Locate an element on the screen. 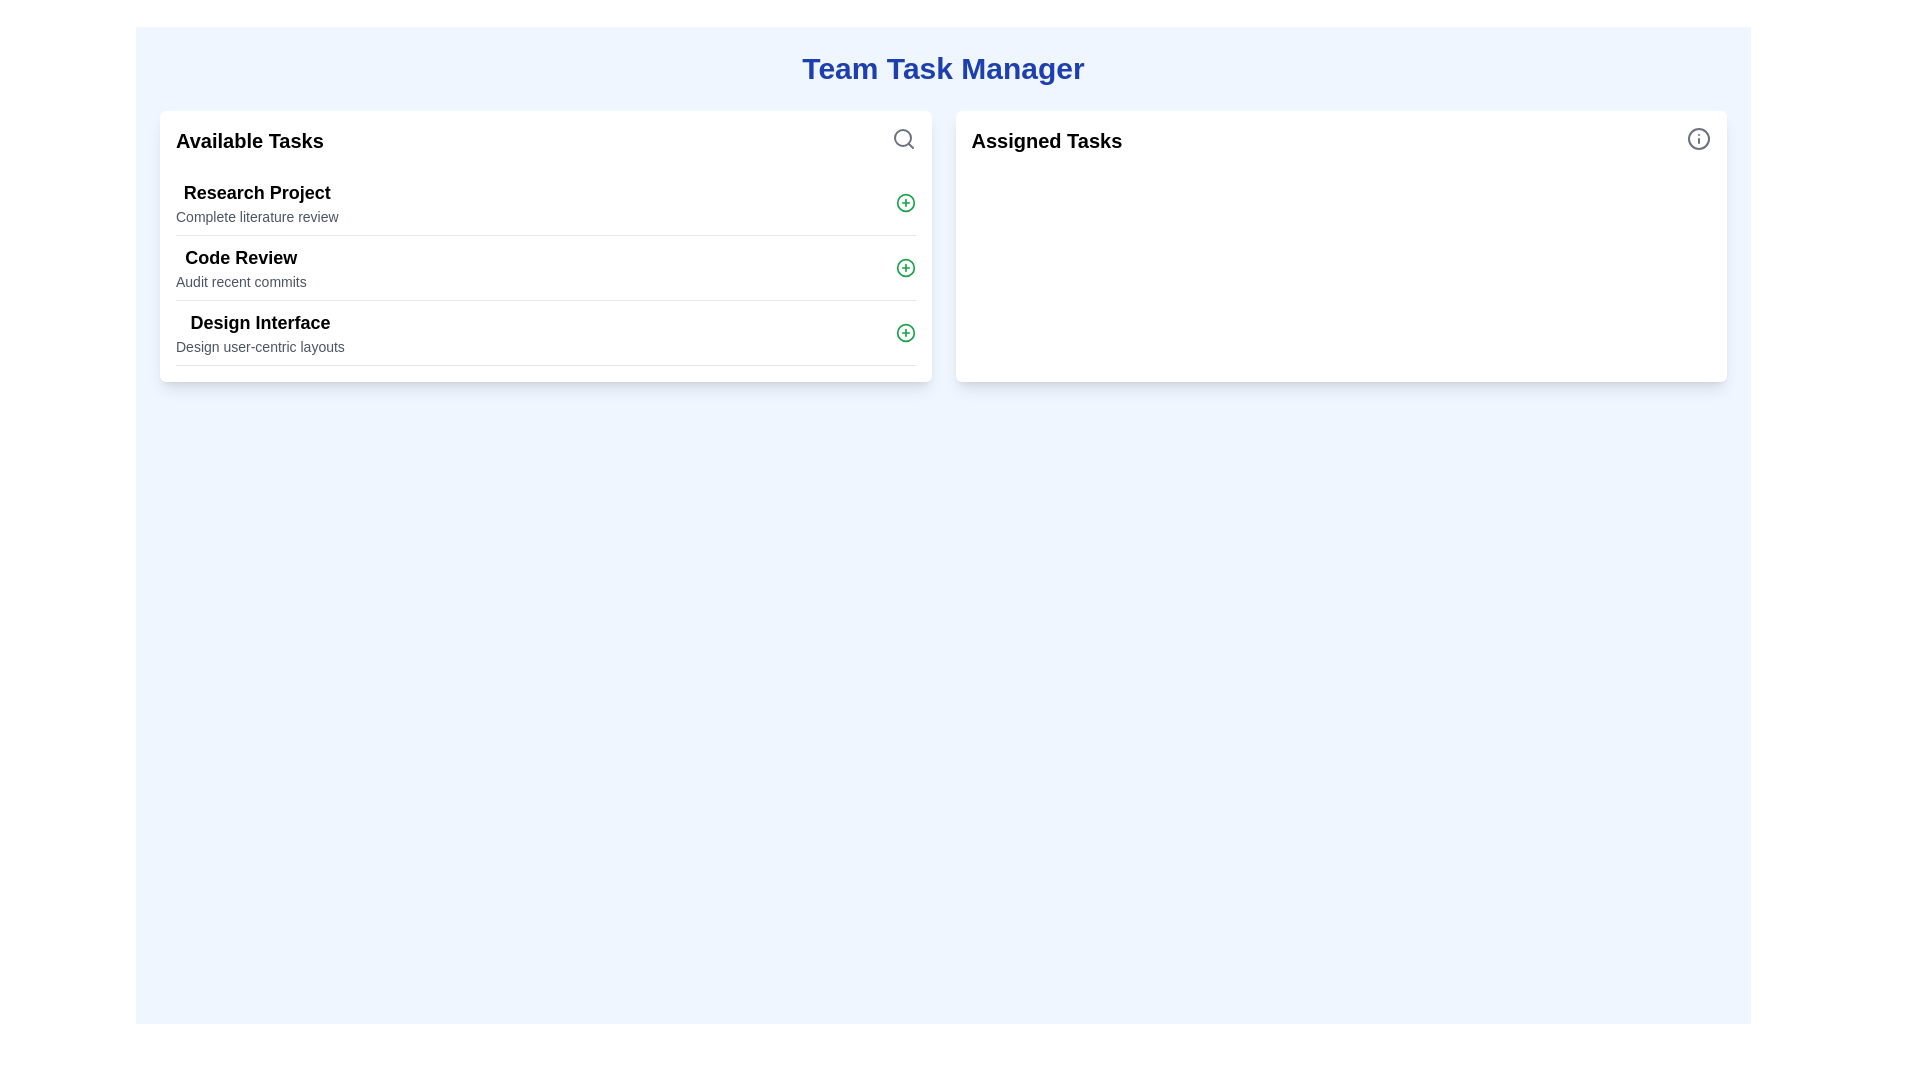 This screenshot has width=1920, height=1080. the decorative circle element in the SVG representing the search icon located at the top-right corner of the 'Available Tasks' card is located at coordinates (901, 137).